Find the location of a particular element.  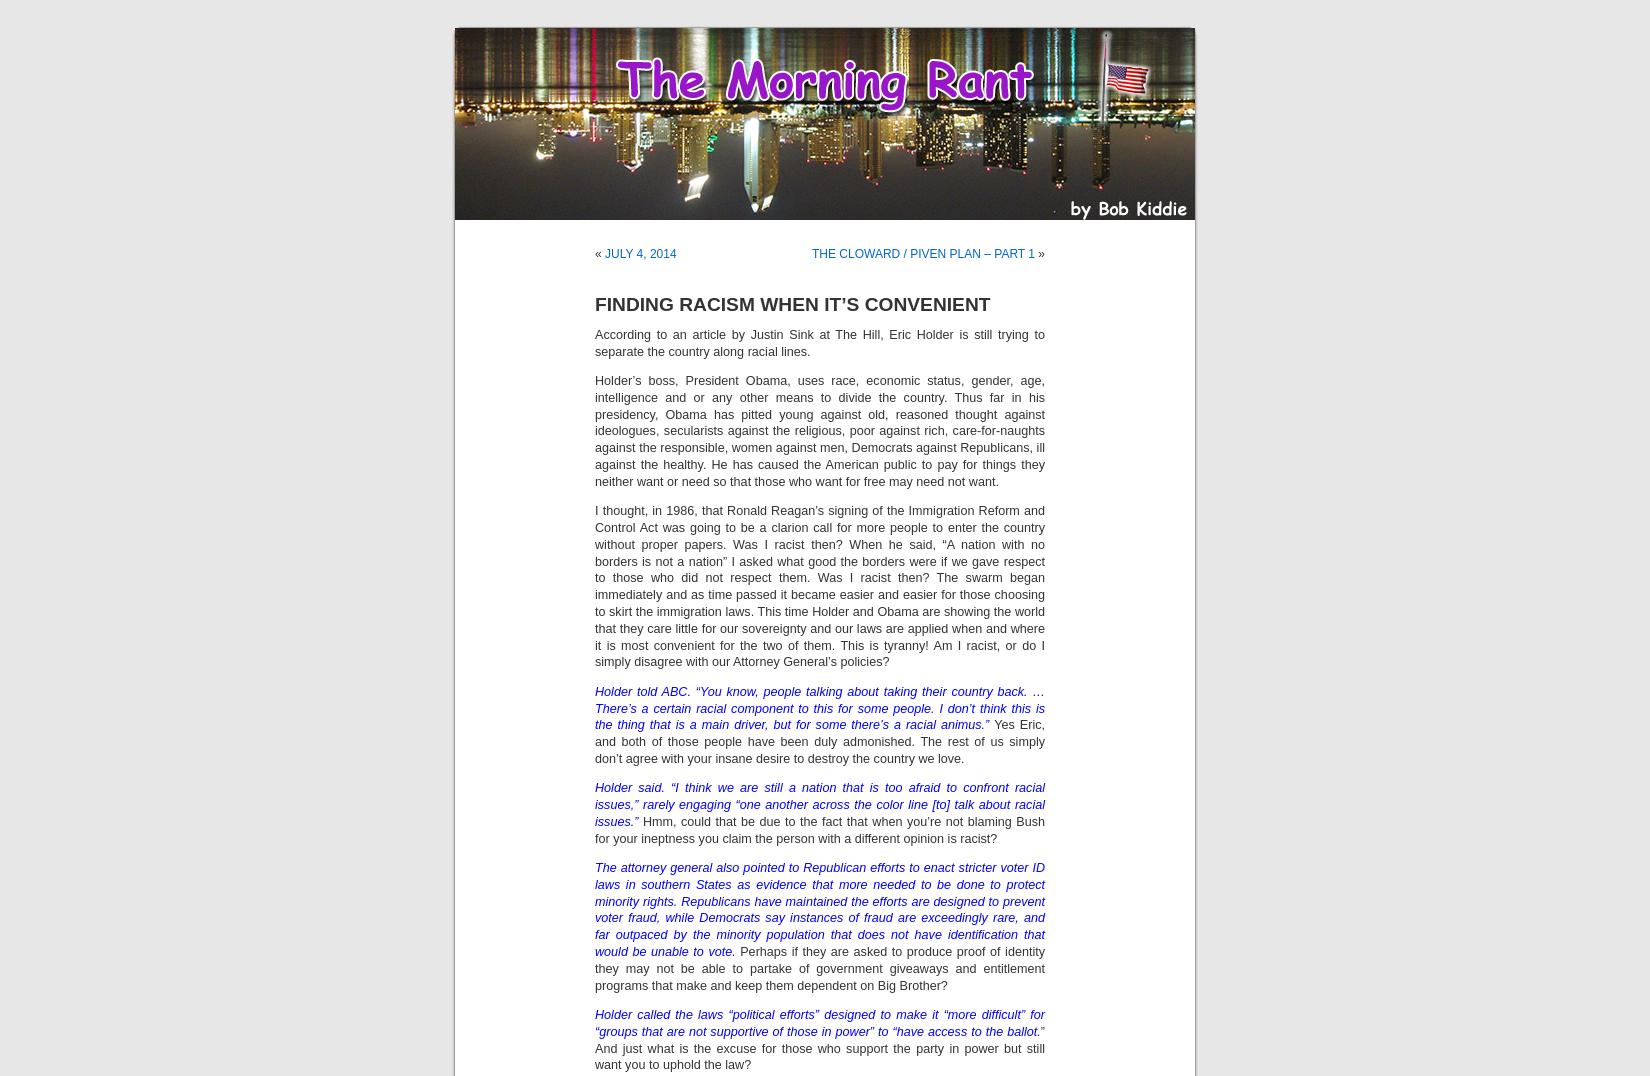

'” And just what is the excuse for those who support the party in power but still want you to uphold the law?' is located at coordinates (593, 1048).